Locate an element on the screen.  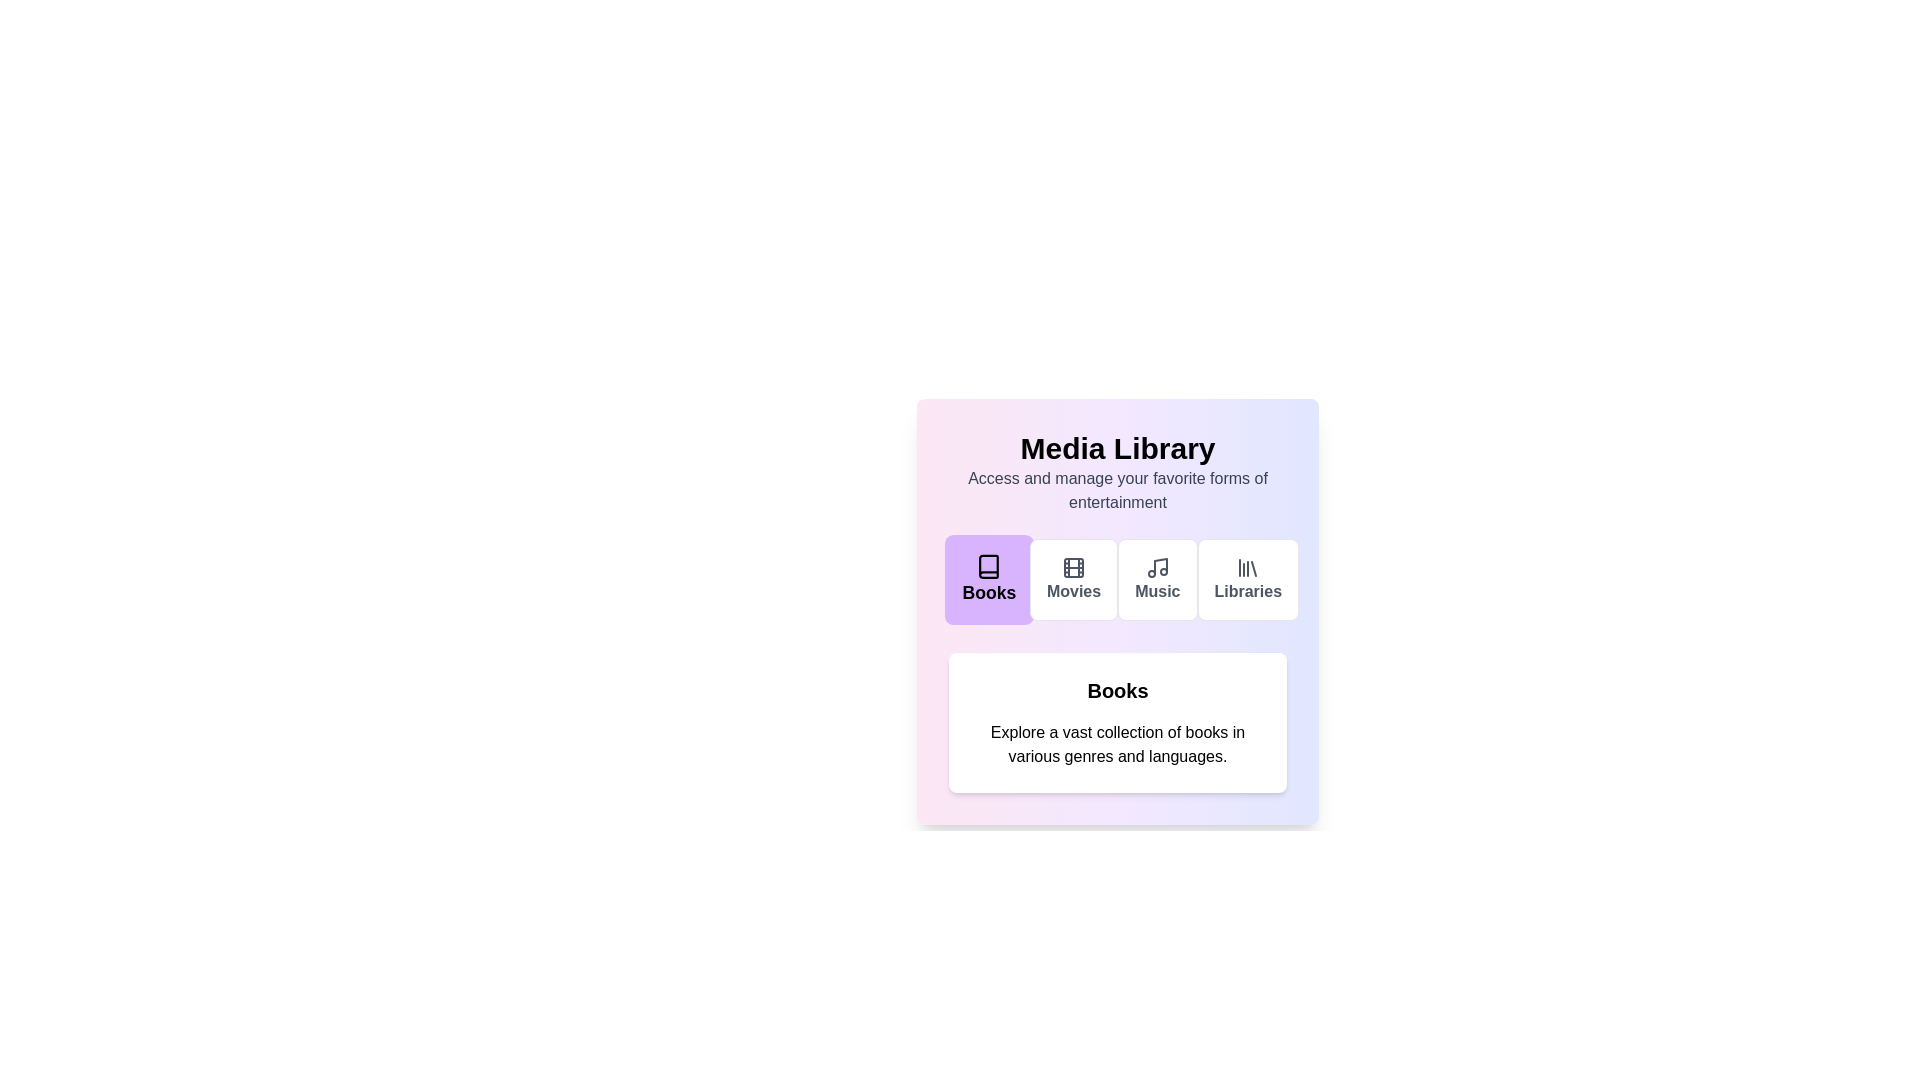
the Libraries tab by clicking on its button is located at coordinates (1247, 579).